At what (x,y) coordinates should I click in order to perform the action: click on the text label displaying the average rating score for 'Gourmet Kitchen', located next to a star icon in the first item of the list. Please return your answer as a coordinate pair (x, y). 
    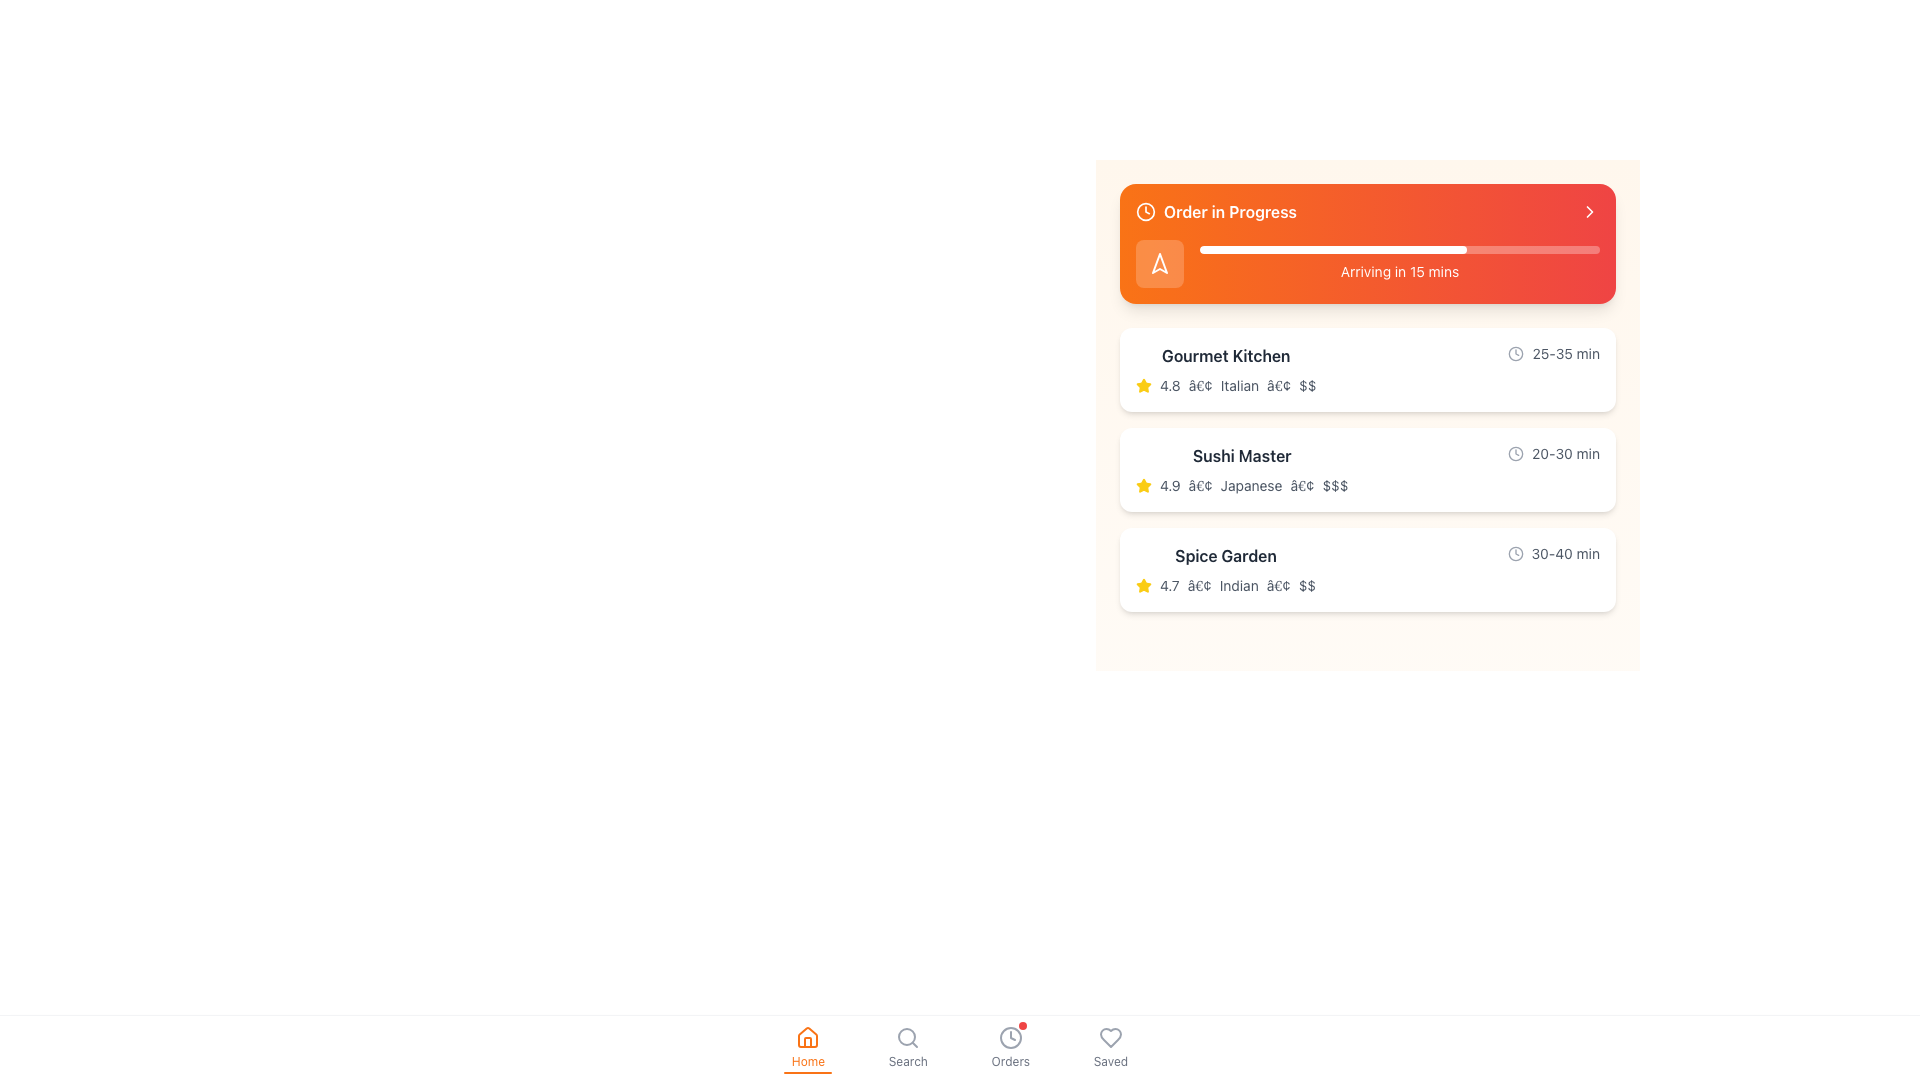
    Looking at the image, I should click on (1170, 385).